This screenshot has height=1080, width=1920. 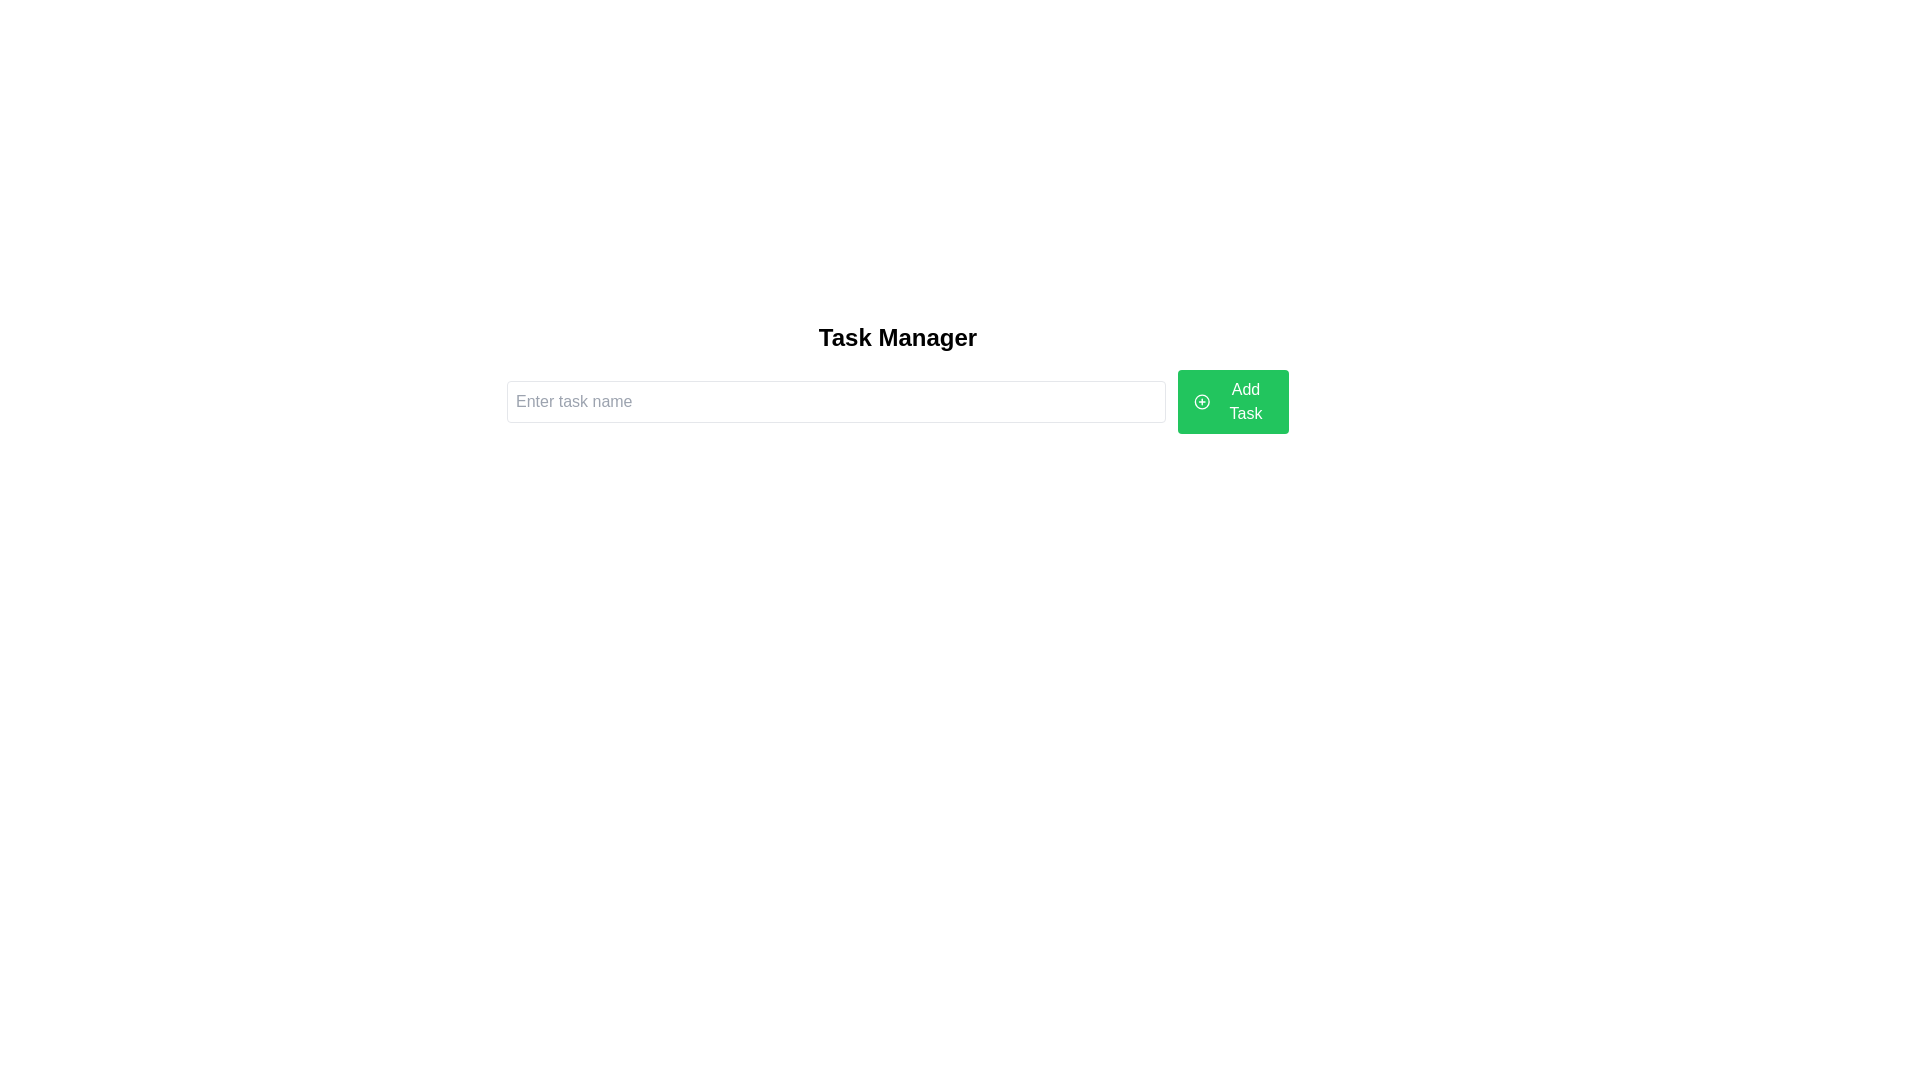 I want to click on the 'Task Manager' text header, which is displayed in bold, large font at the center of the page above all other elements, so click(x=896, y=337).